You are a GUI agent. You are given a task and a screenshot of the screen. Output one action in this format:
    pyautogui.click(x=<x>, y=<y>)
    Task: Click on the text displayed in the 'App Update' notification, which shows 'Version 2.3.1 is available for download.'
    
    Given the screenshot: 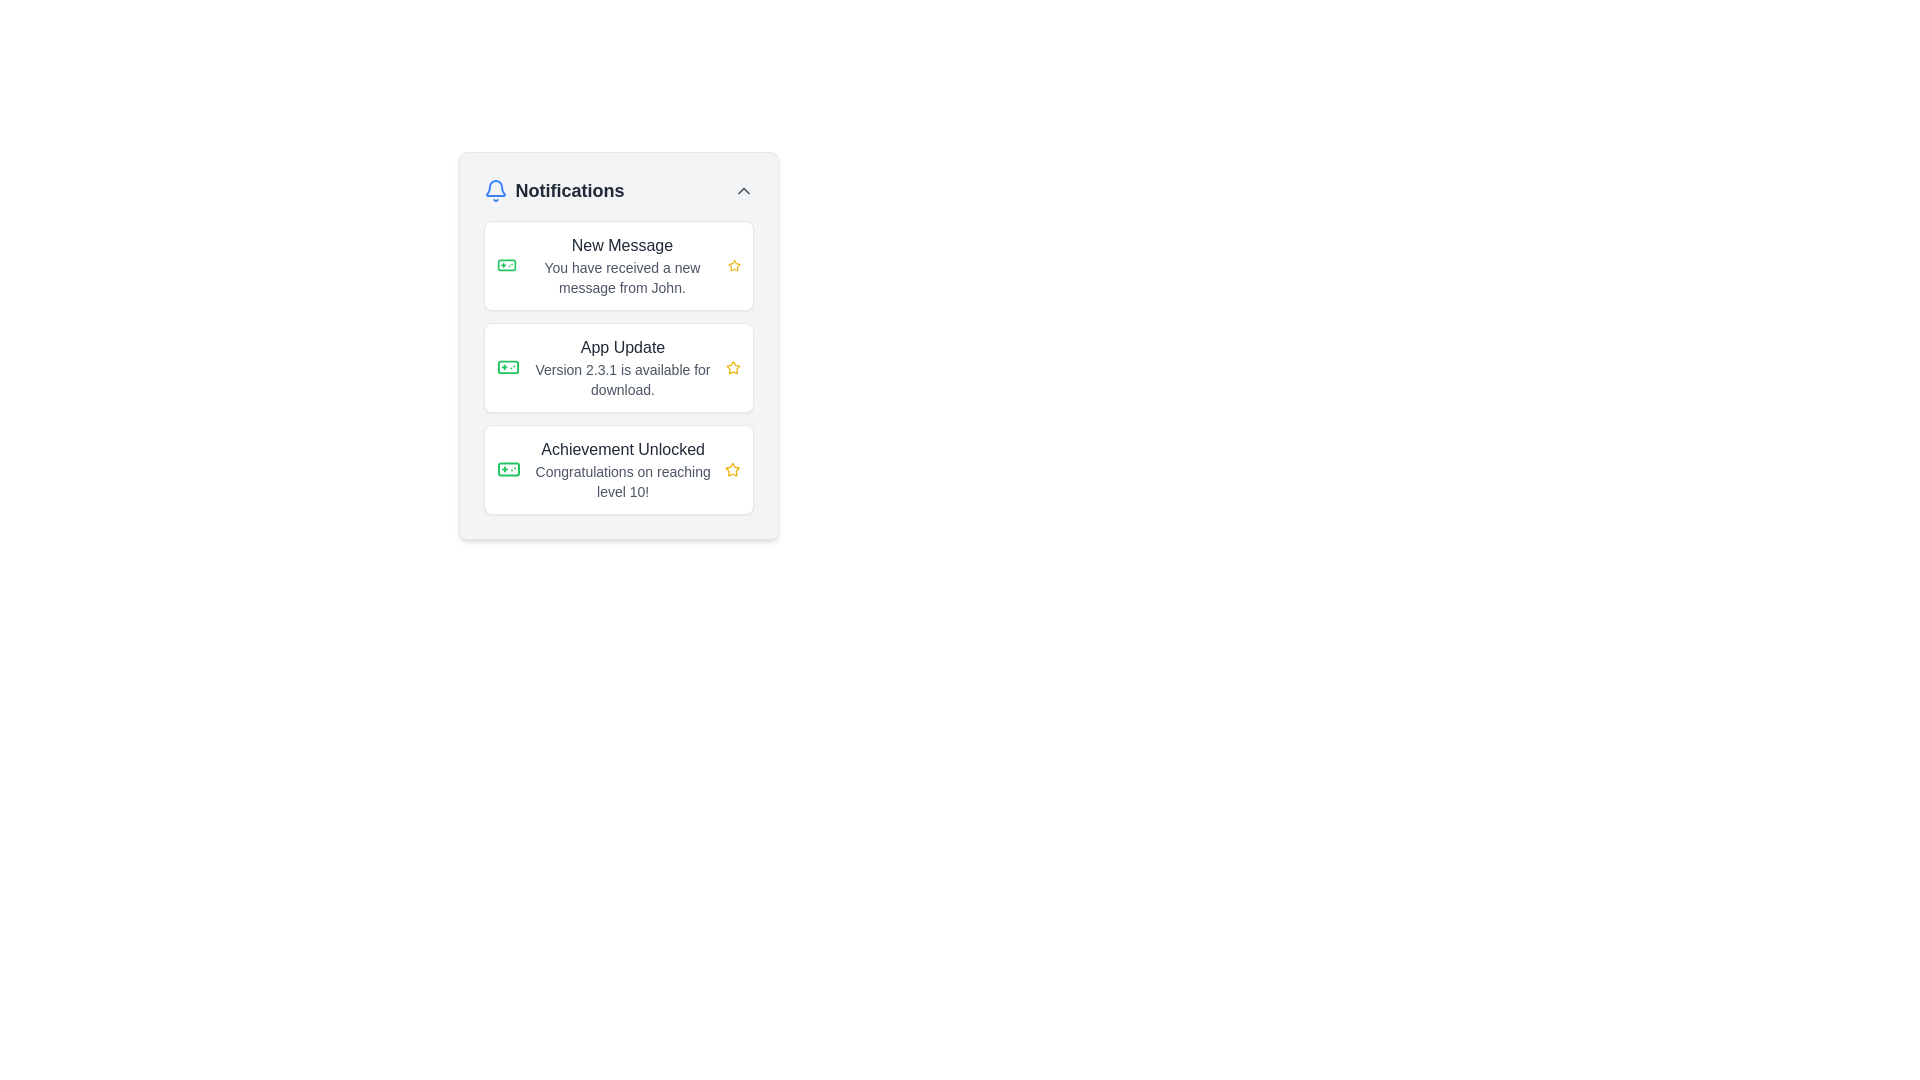 What is the action you would take?
    pyautogui.click(x=622, y=367)
    